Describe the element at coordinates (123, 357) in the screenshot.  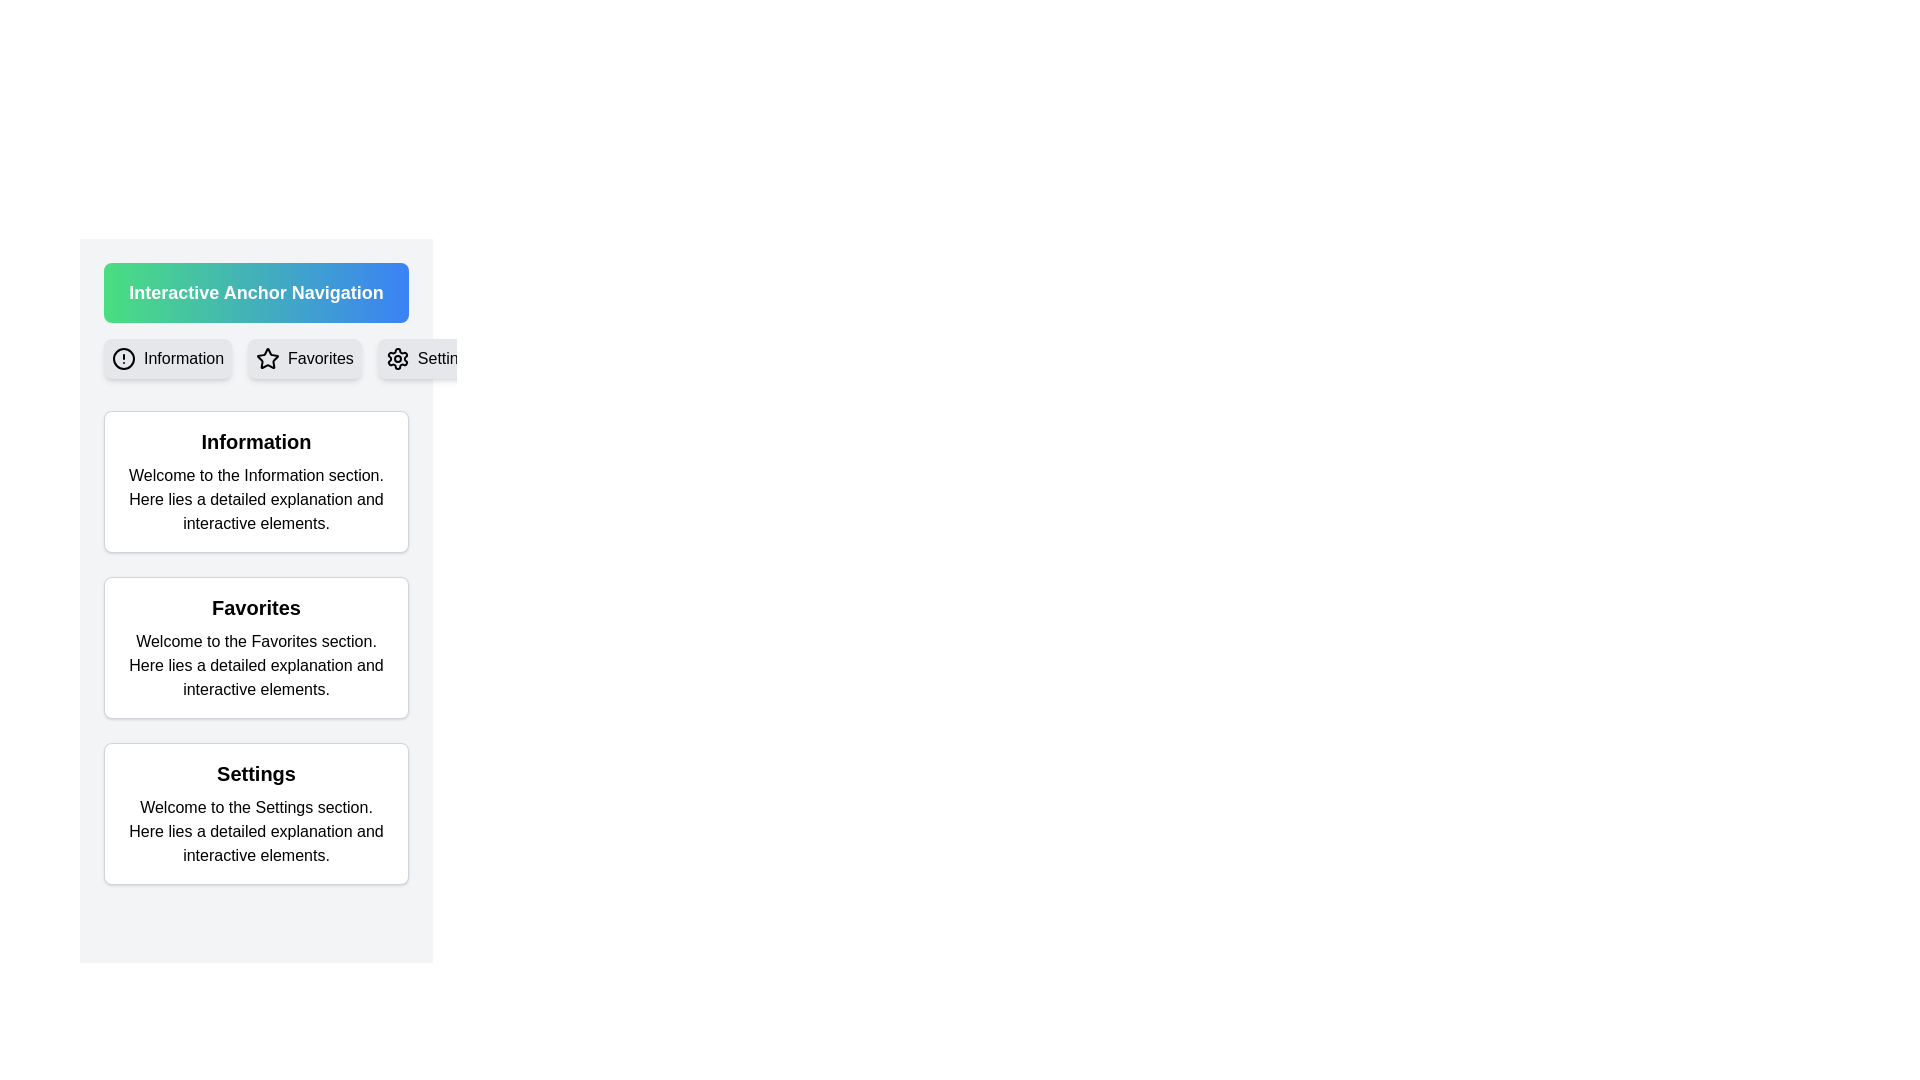
I see `the circular graphic icon with a black border and hollow white interior, located at the top center of the user interface in the navigation section` at that location.